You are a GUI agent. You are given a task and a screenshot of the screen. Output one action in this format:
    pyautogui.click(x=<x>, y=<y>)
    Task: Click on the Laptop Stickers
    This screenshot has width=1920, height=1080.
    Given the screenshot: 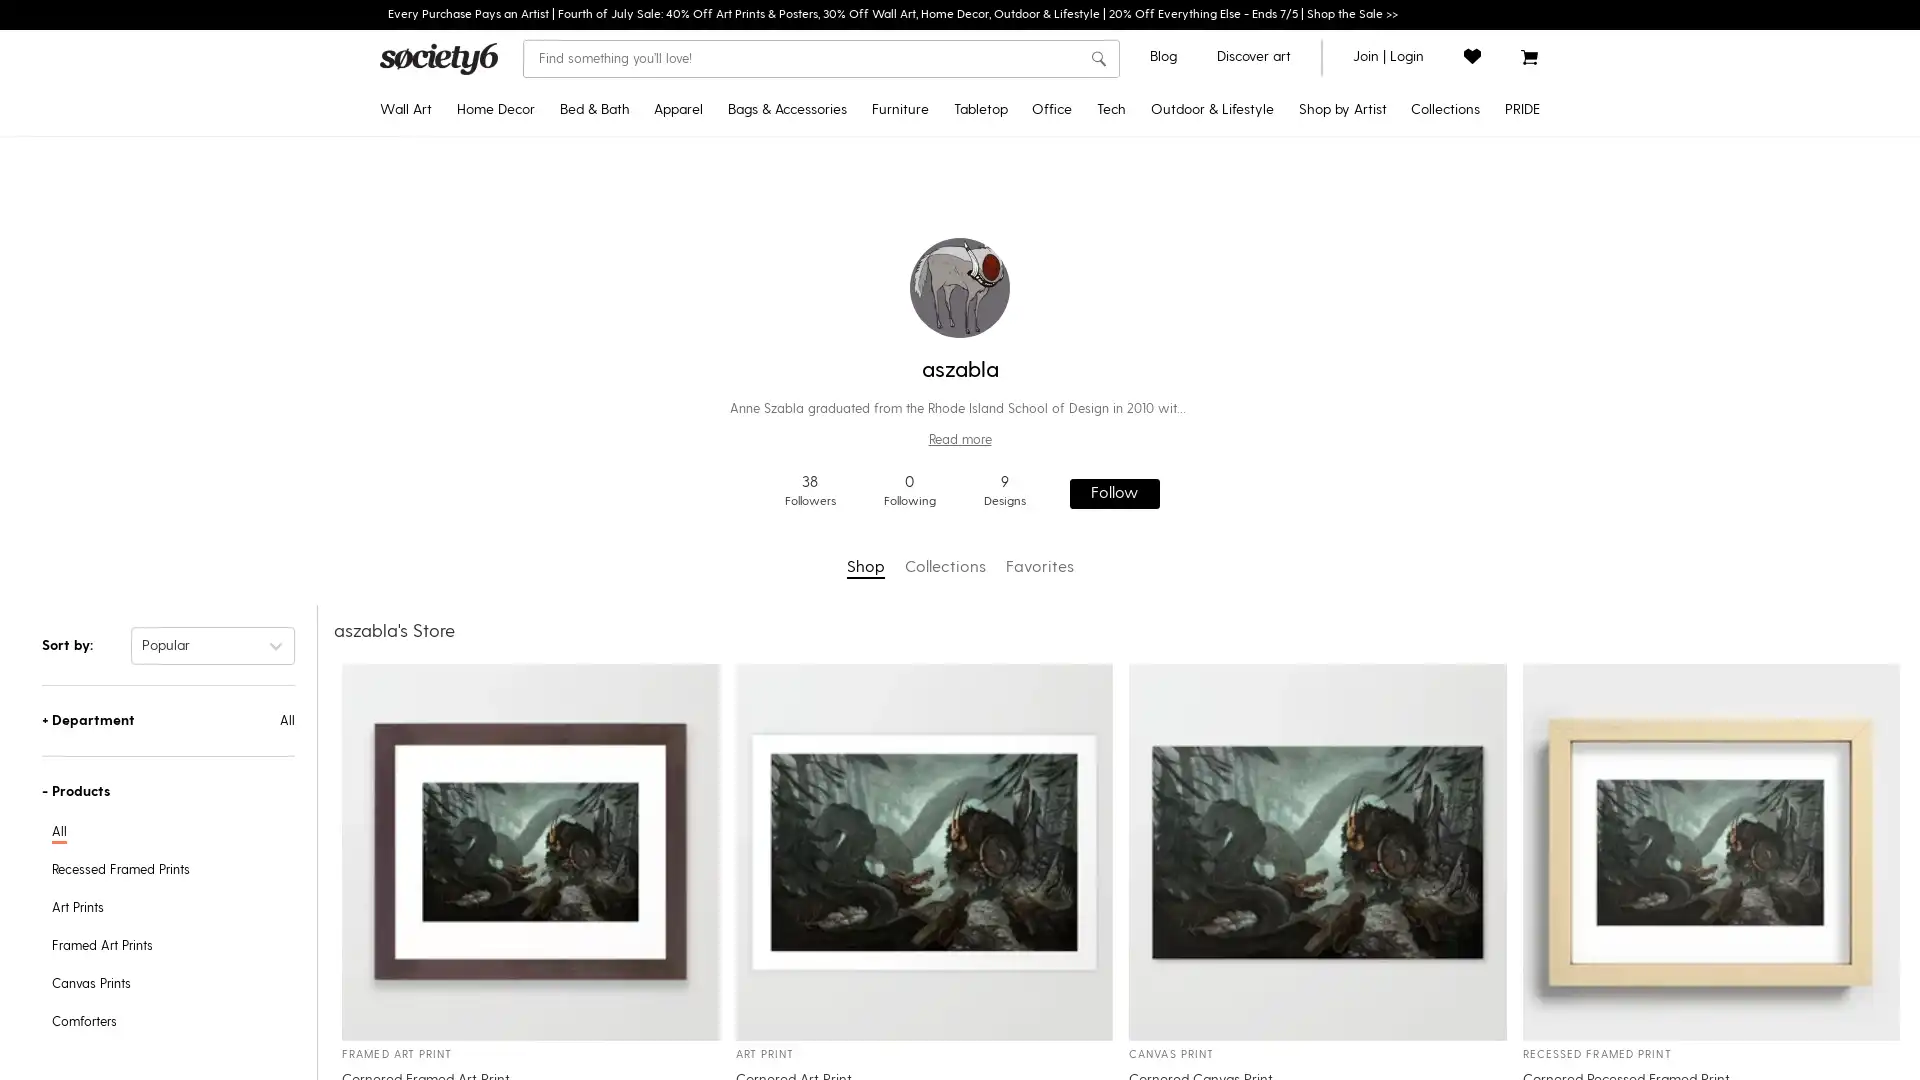 What is the action you would take?
    pyautogui.click(x=1101, y=483)
    